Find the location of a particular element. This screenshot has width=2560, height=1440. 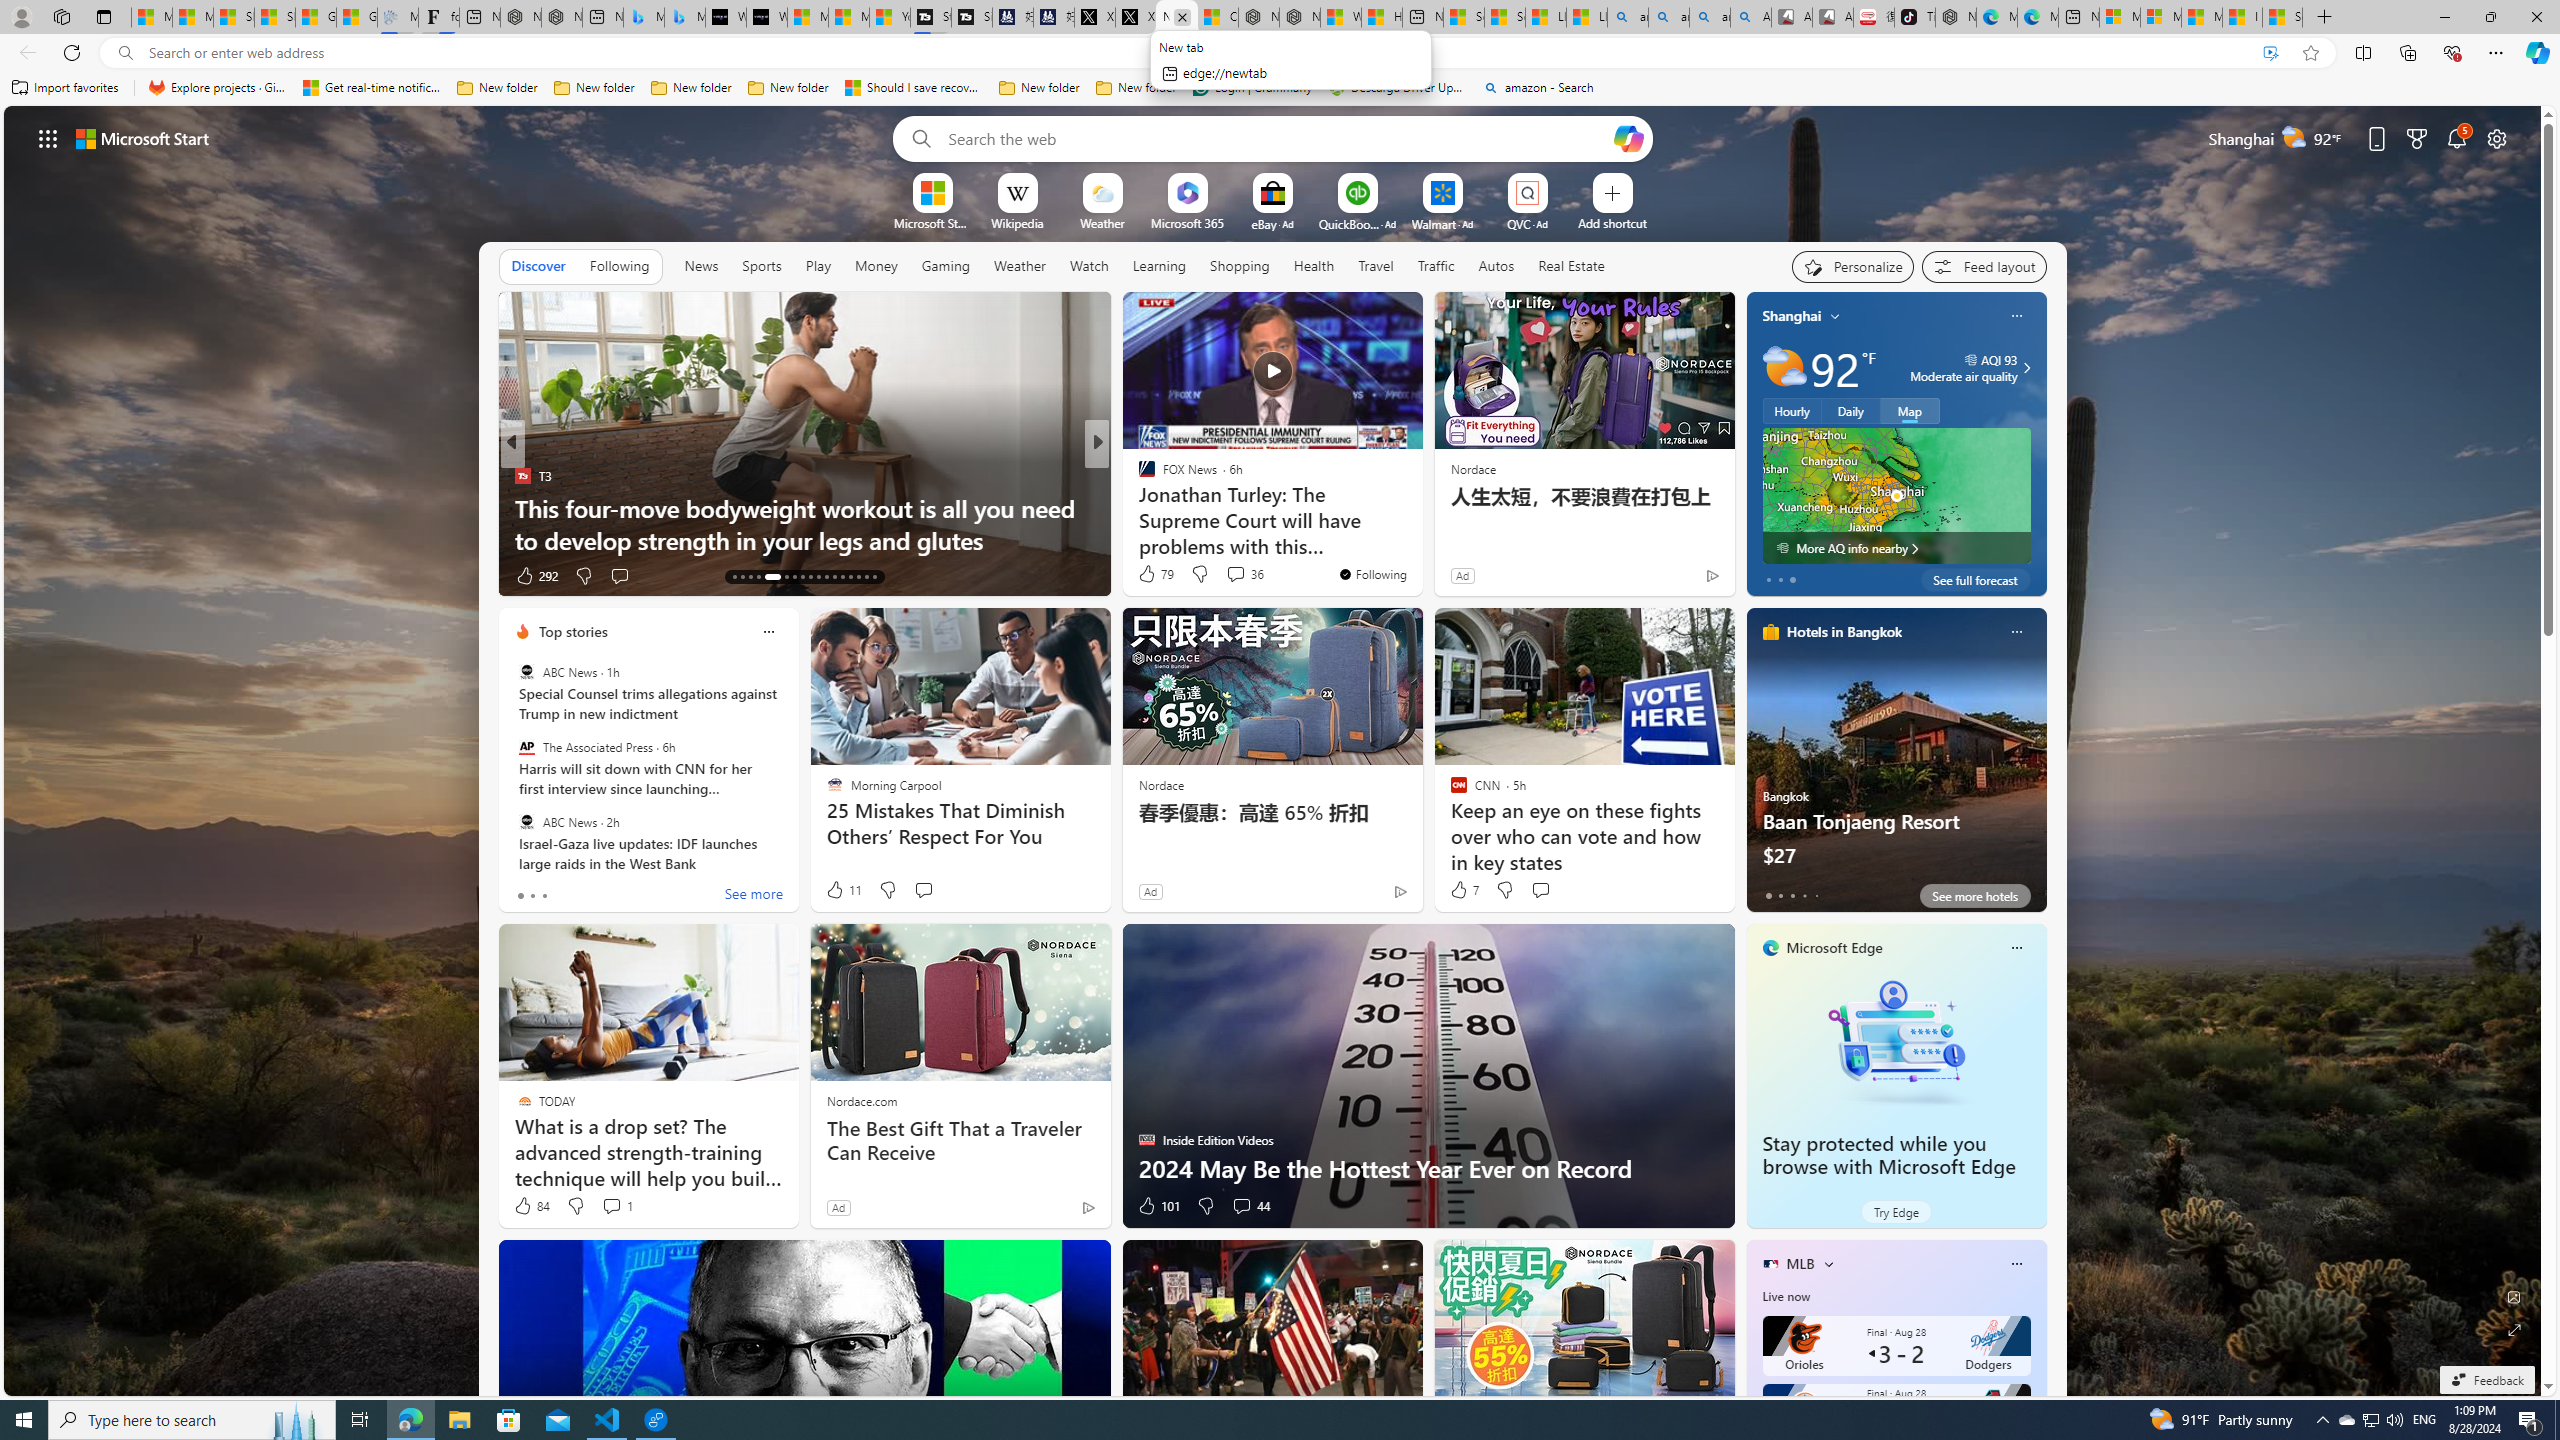

'Microsoft Edge' is located at coordinates (1834, 947).